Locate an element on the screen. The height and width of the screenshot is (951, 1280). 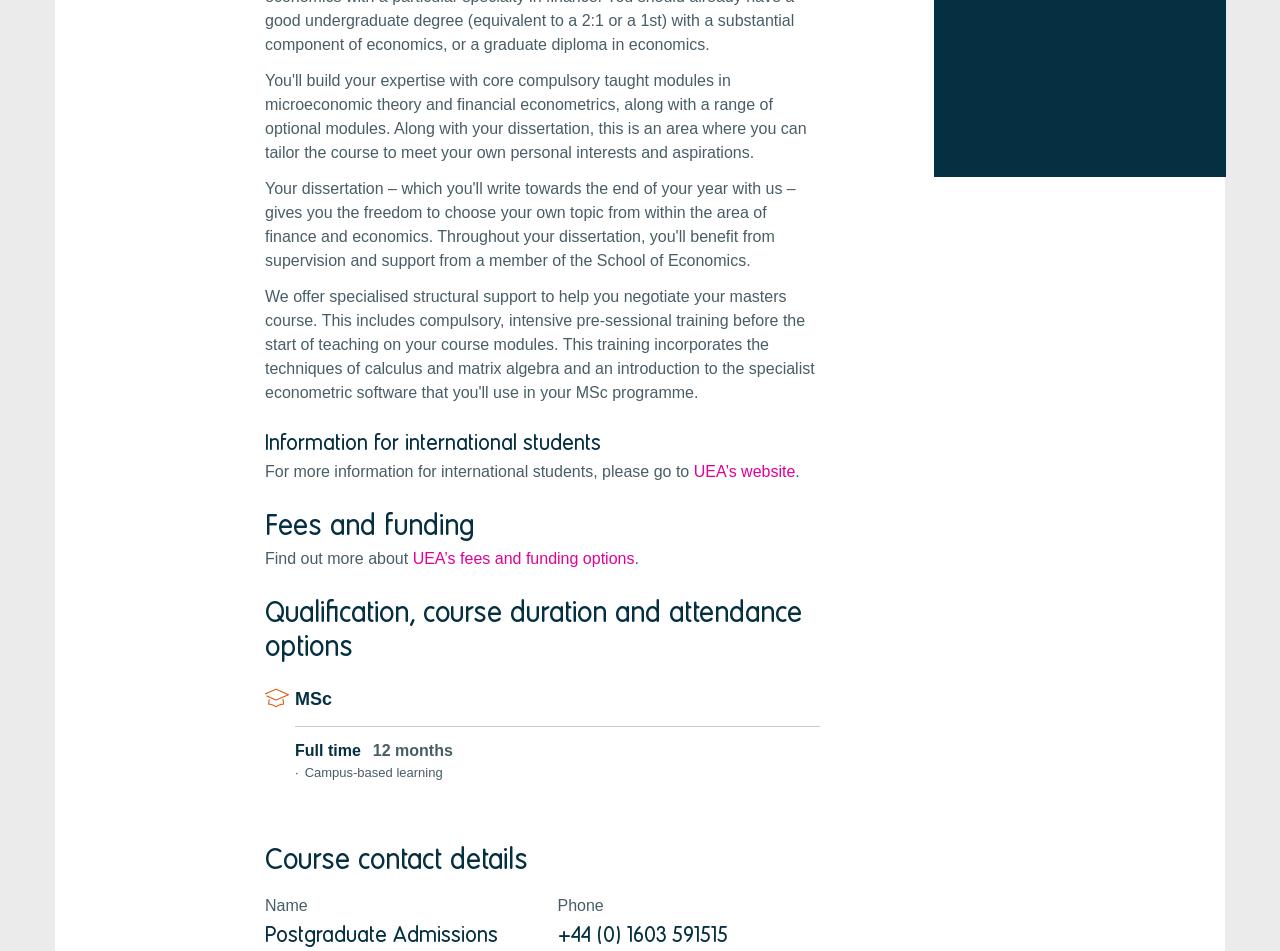
'MSc' is located at coordinates (312, 697).